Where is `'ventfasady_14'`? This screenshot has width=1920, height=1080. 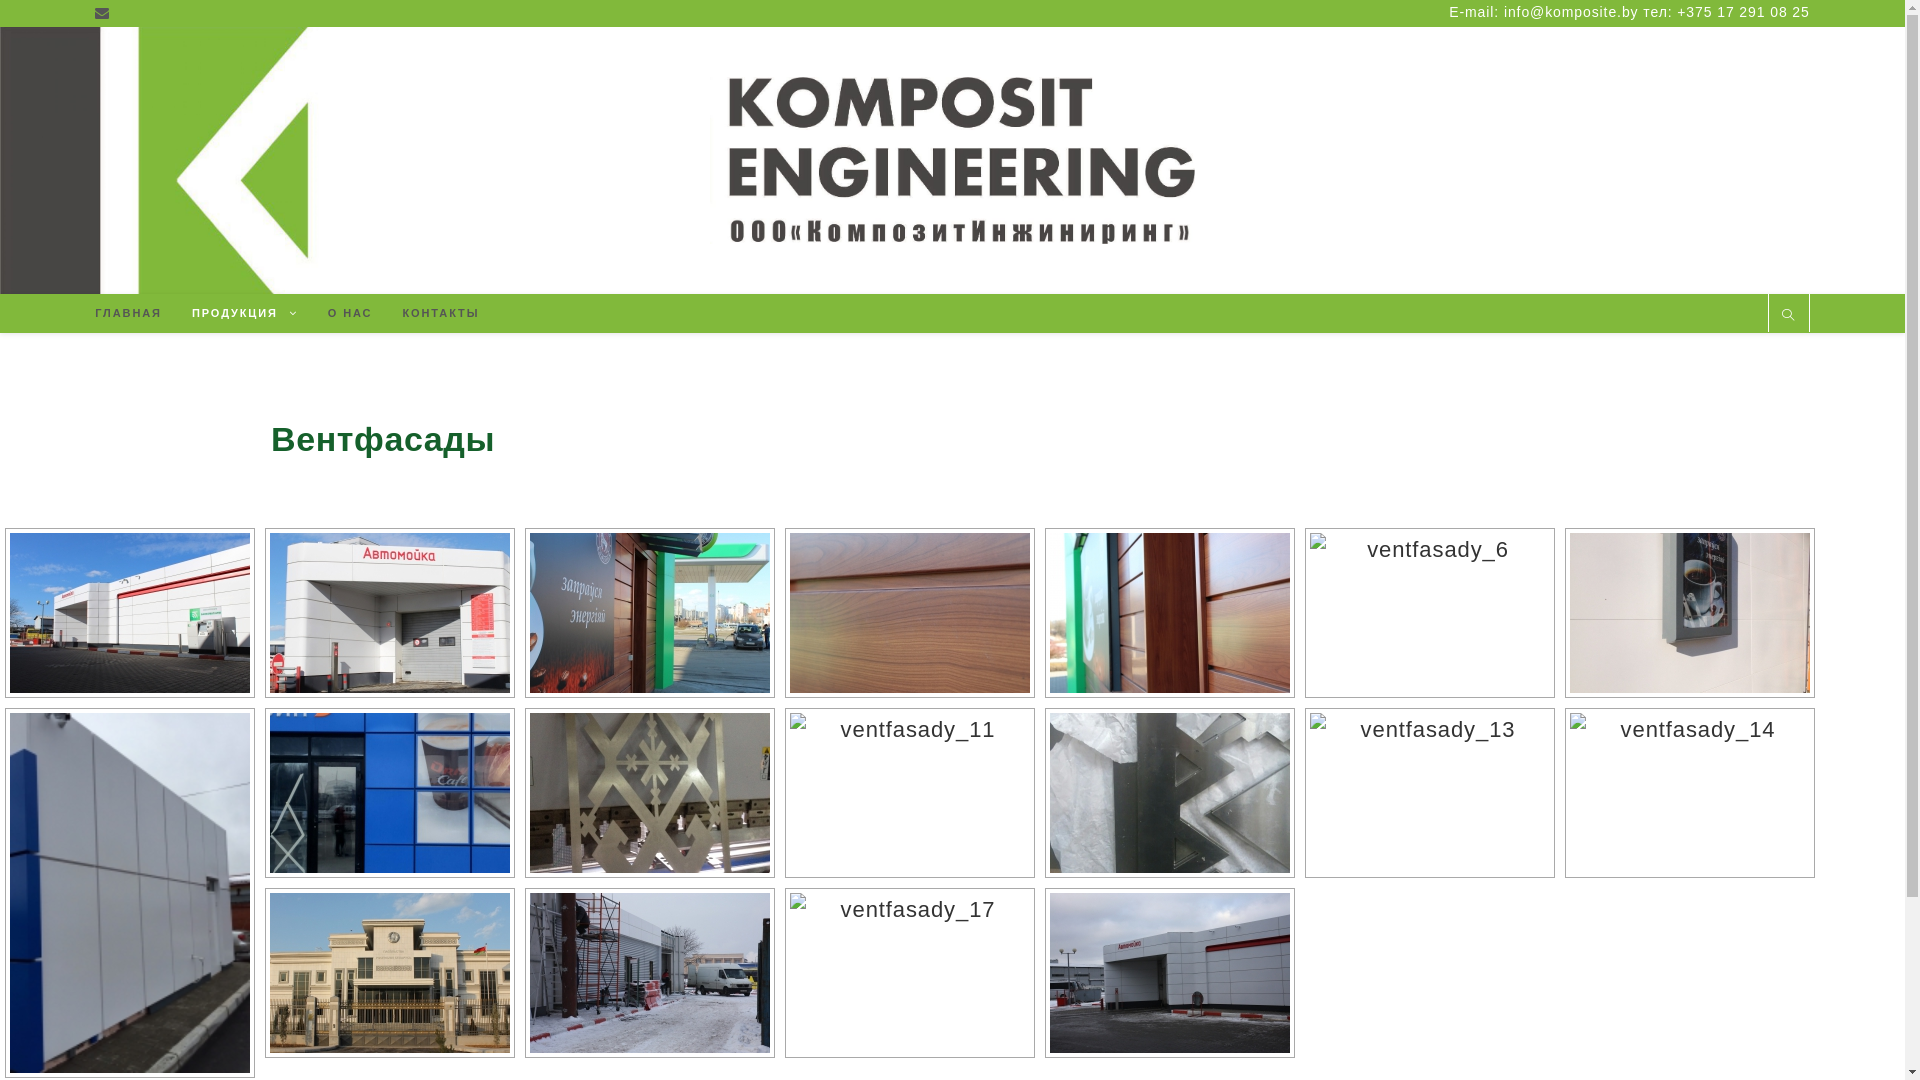
'ventfasady_14' is located at coordinates (1688, 792).